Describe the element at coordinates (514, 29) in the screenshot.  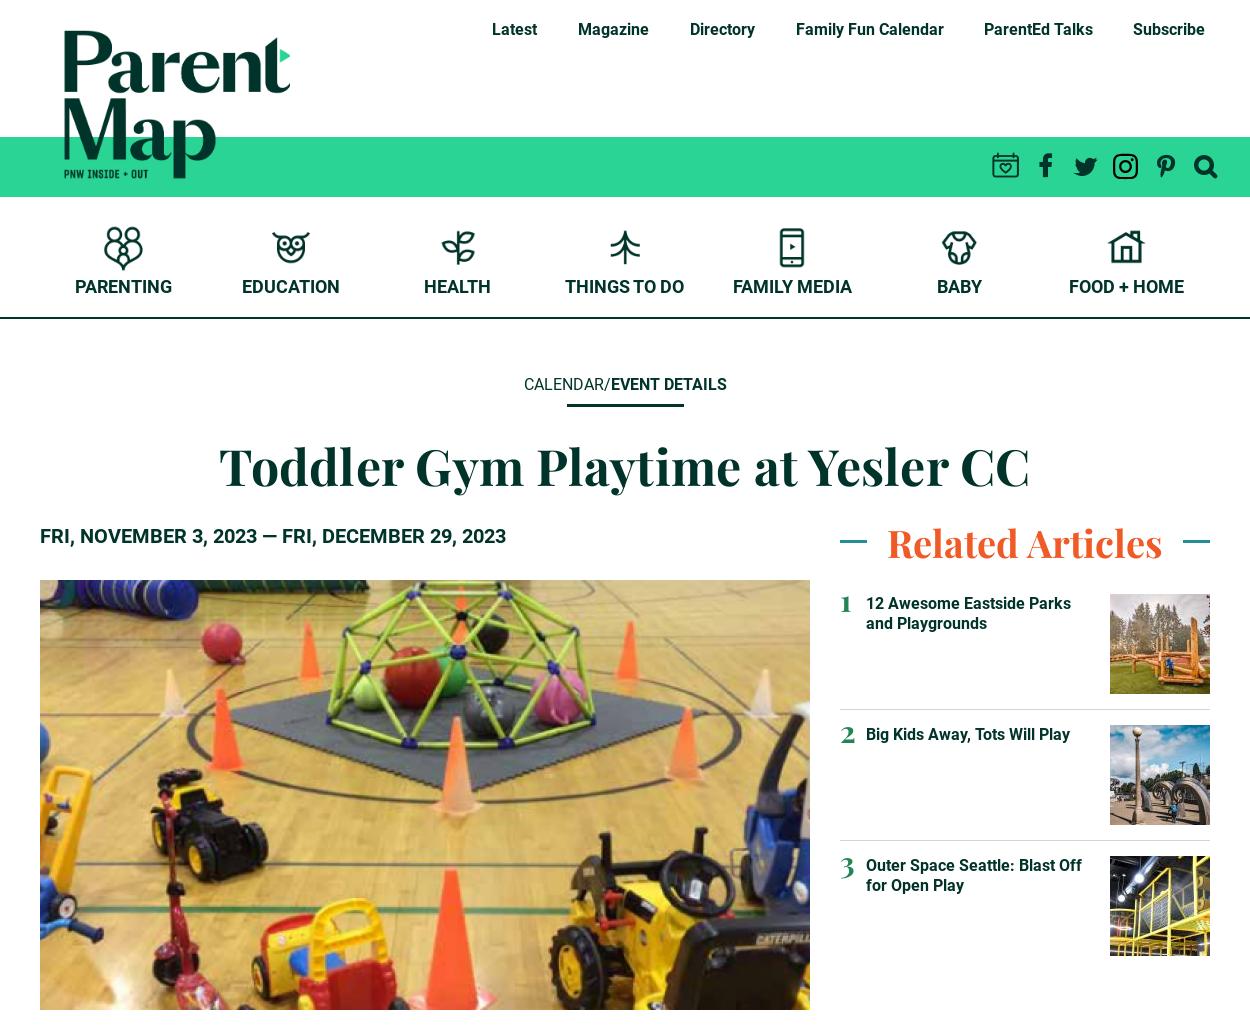
I see `'Latest'` at that location.